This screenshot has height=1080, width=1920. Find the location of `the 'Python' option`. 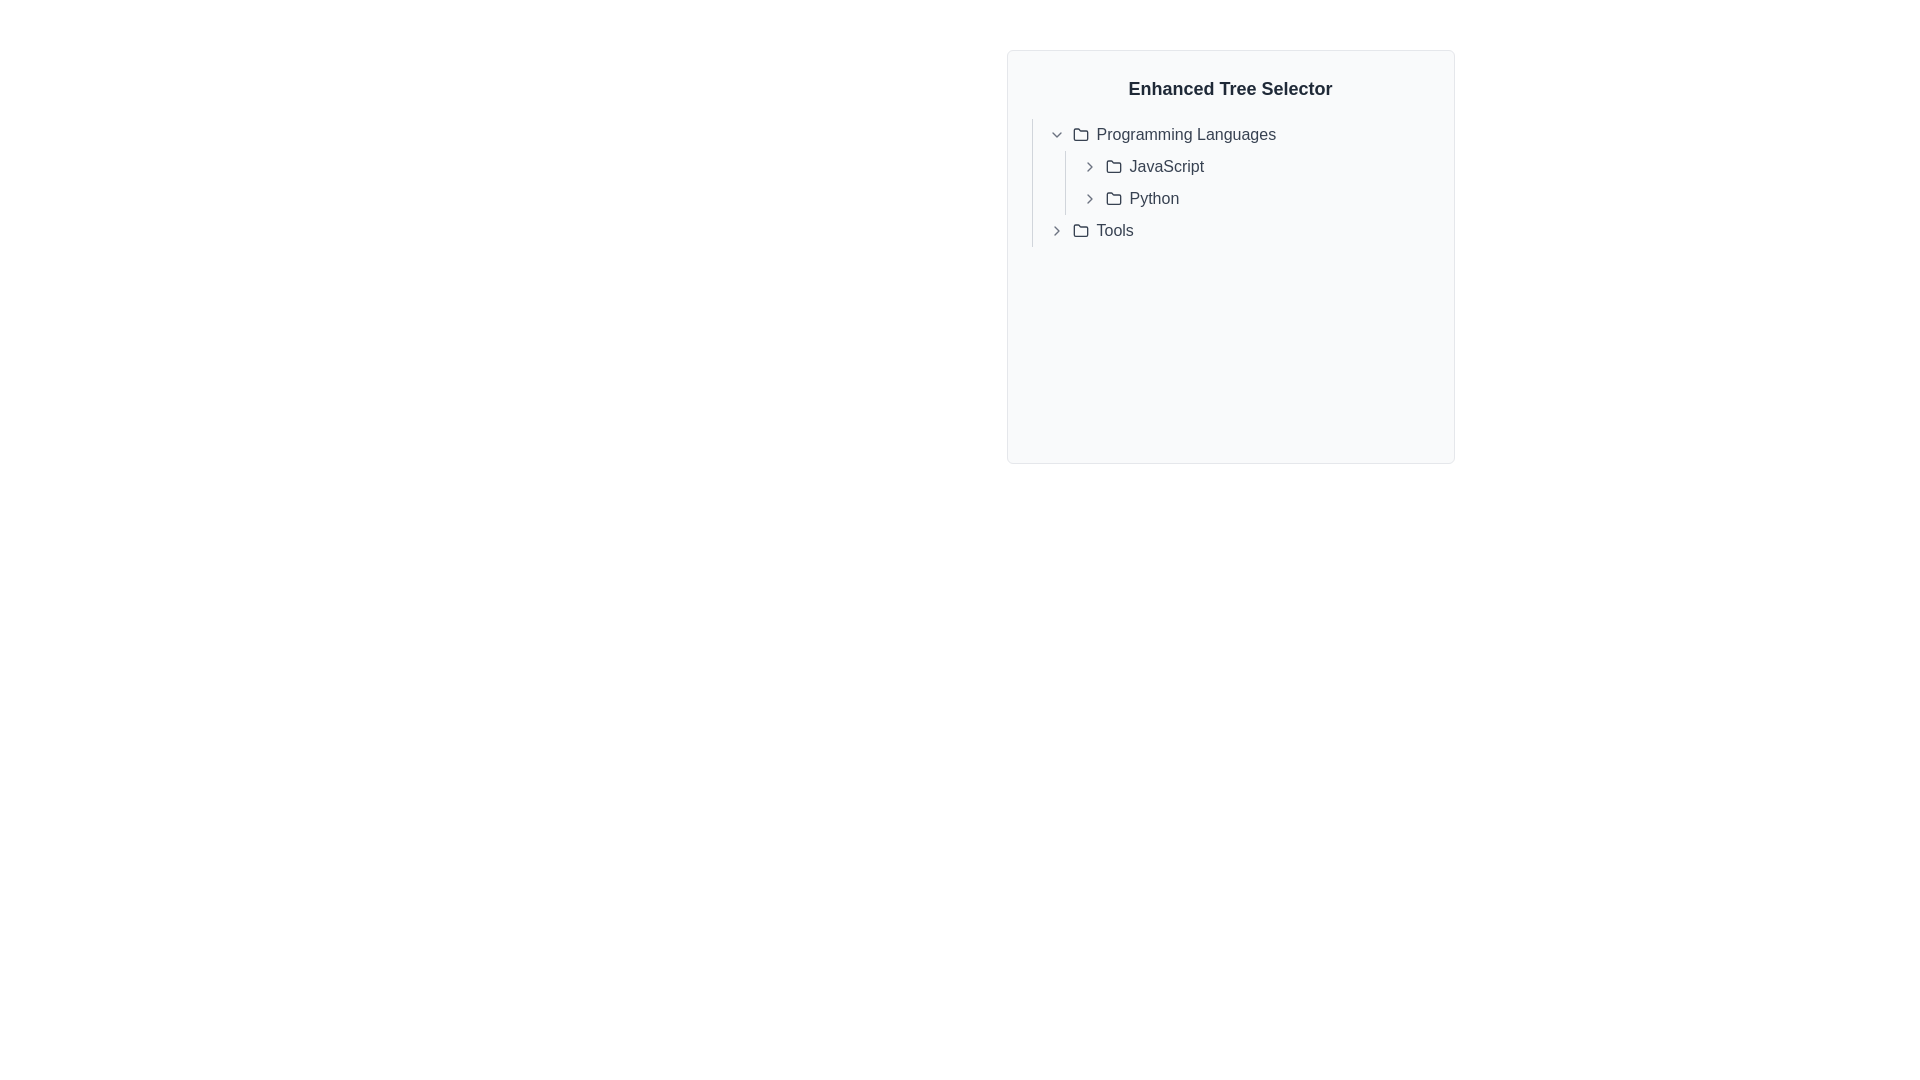

the 'Python' option is located at coordinates (1154, 199).